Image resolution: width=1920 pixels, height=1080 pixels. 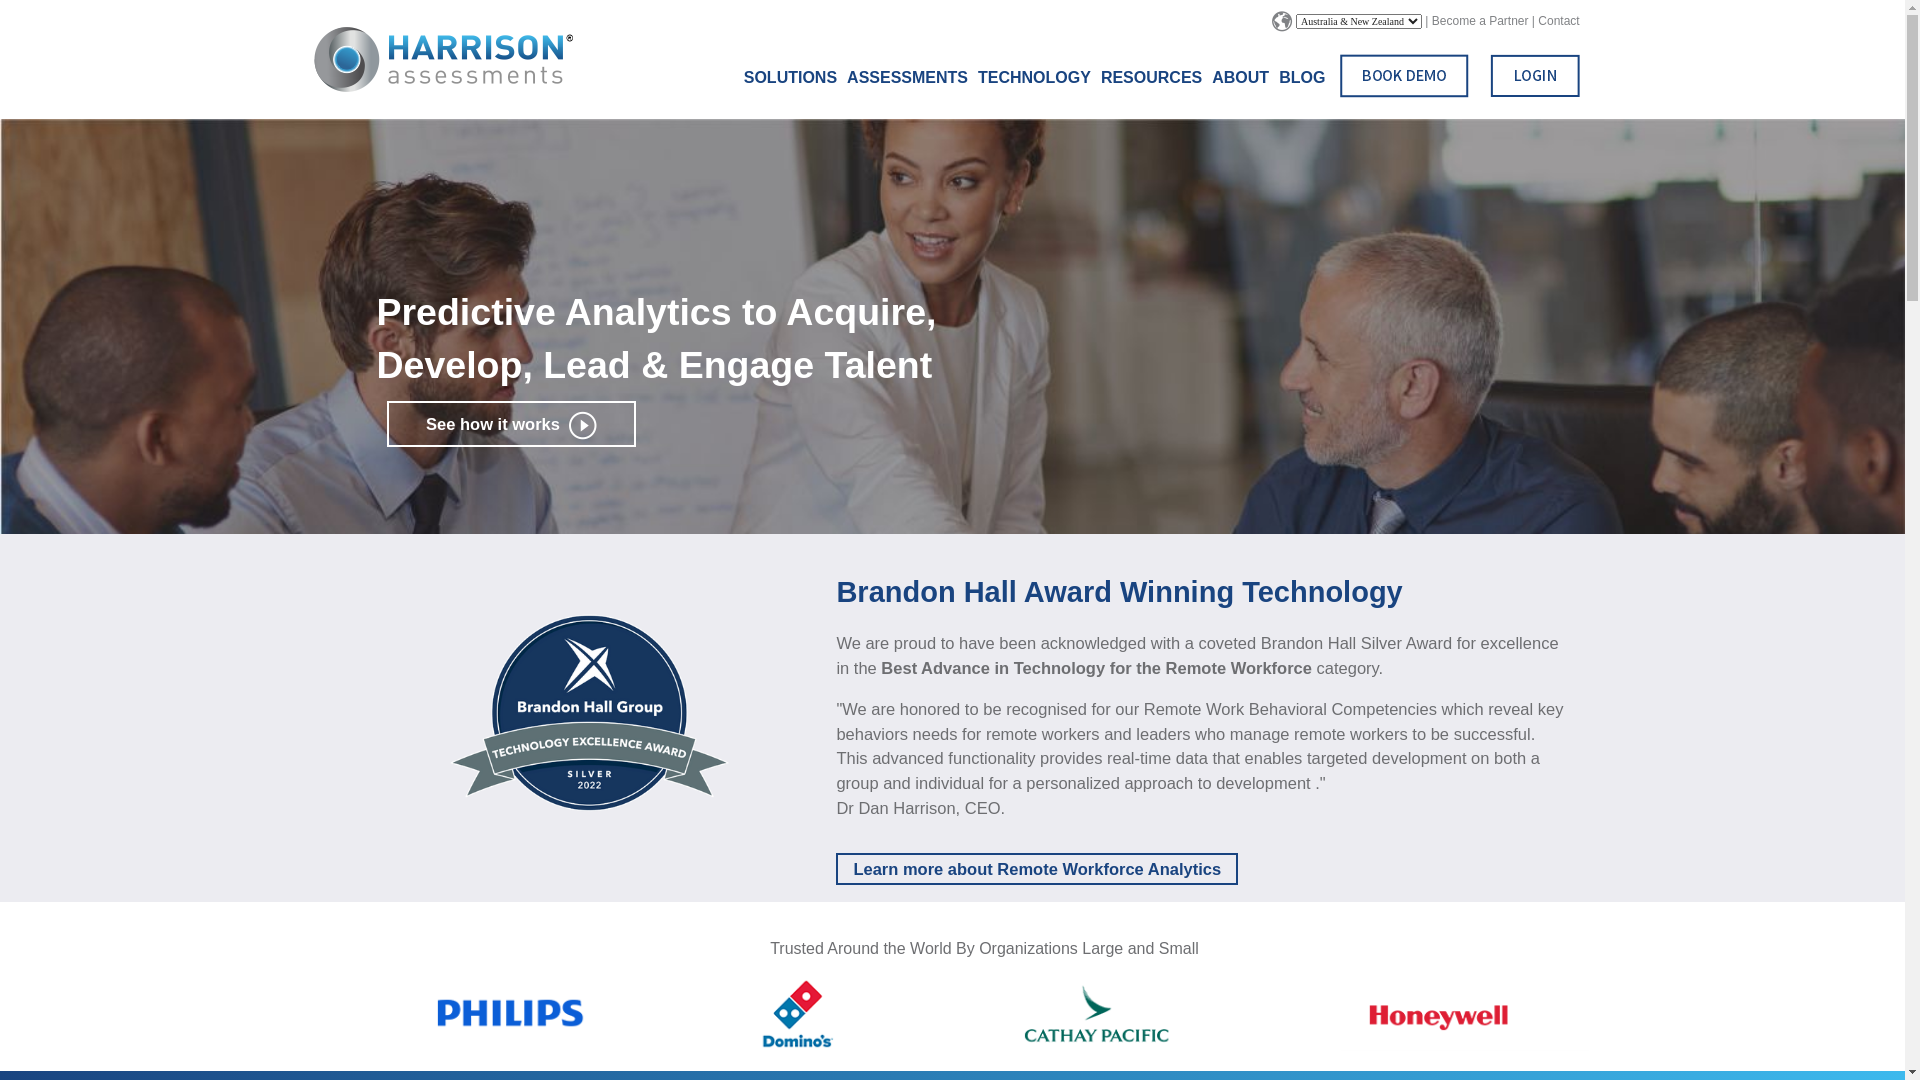 I want to click on 'Contact', so click(x=1557, y=20).